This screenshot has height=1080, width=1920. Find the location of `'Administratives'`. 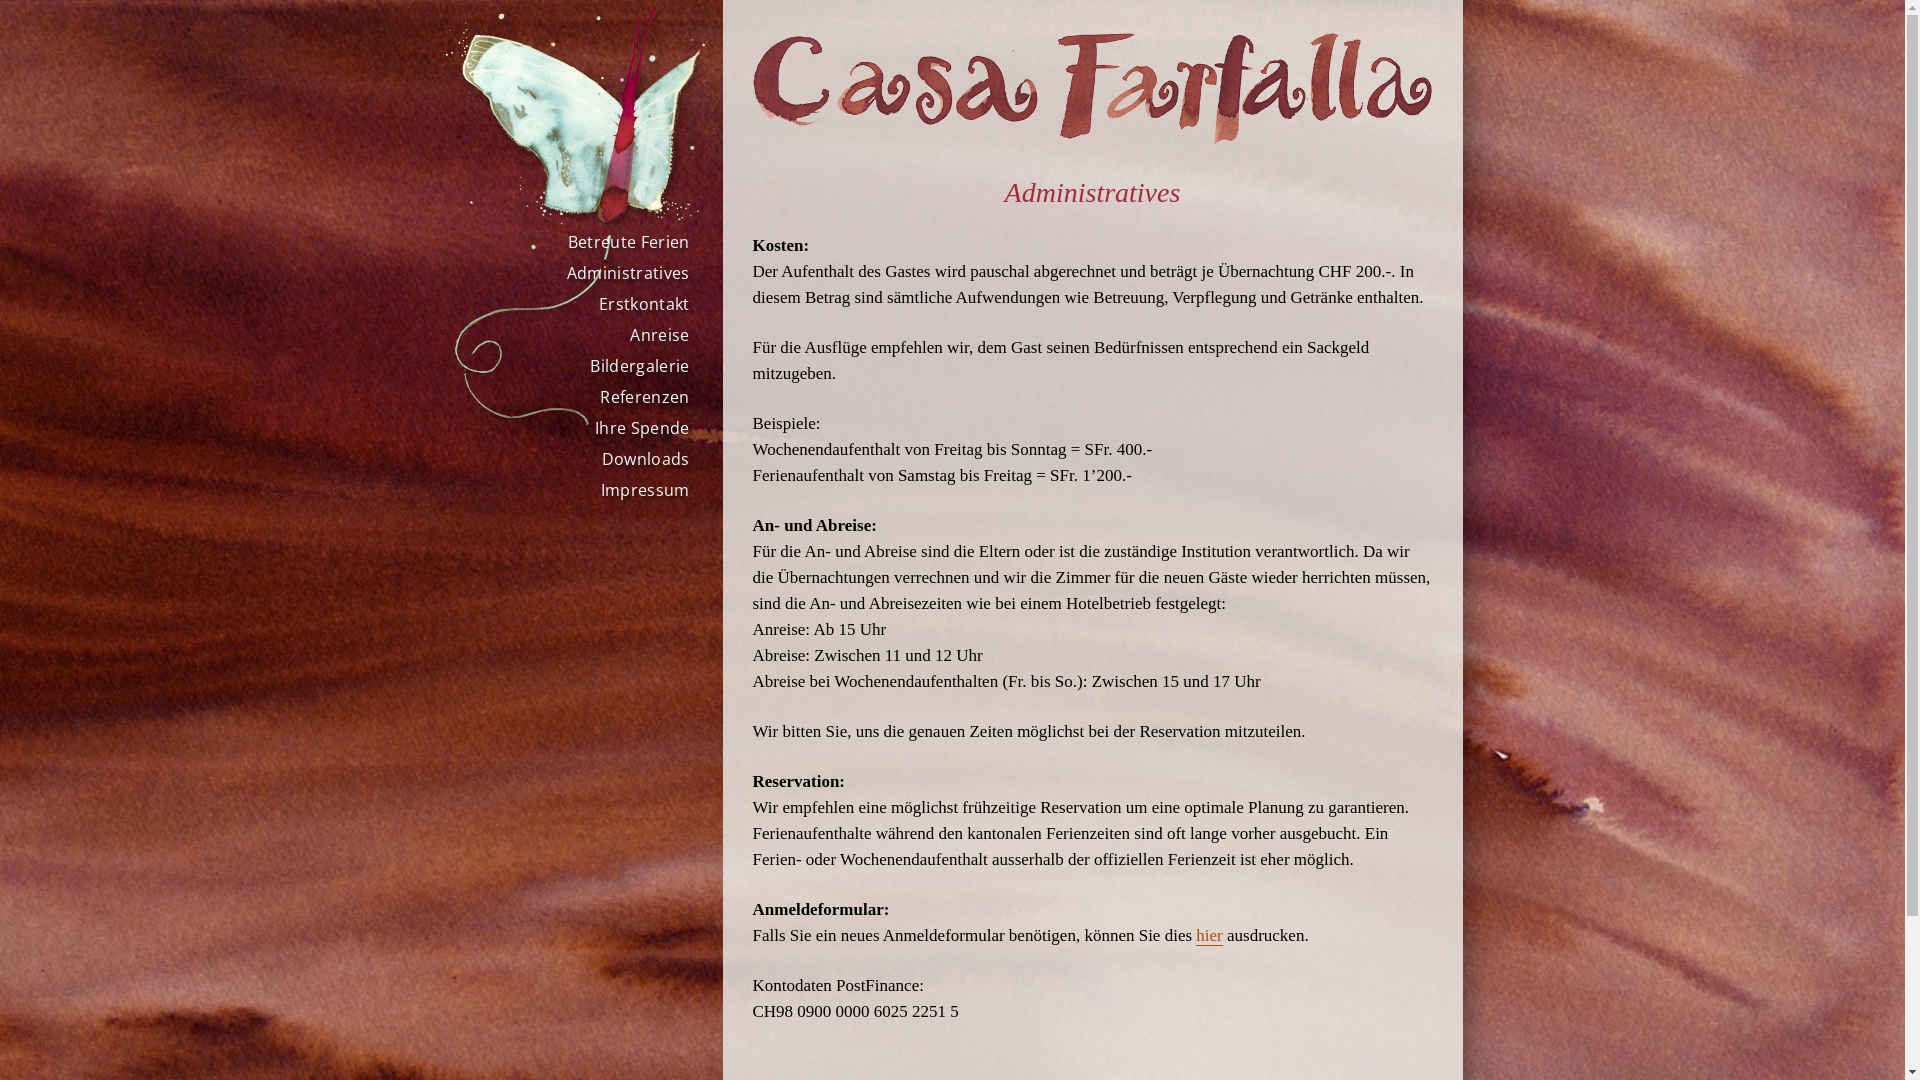

'Administratives' is located at coordinates (627, 273).